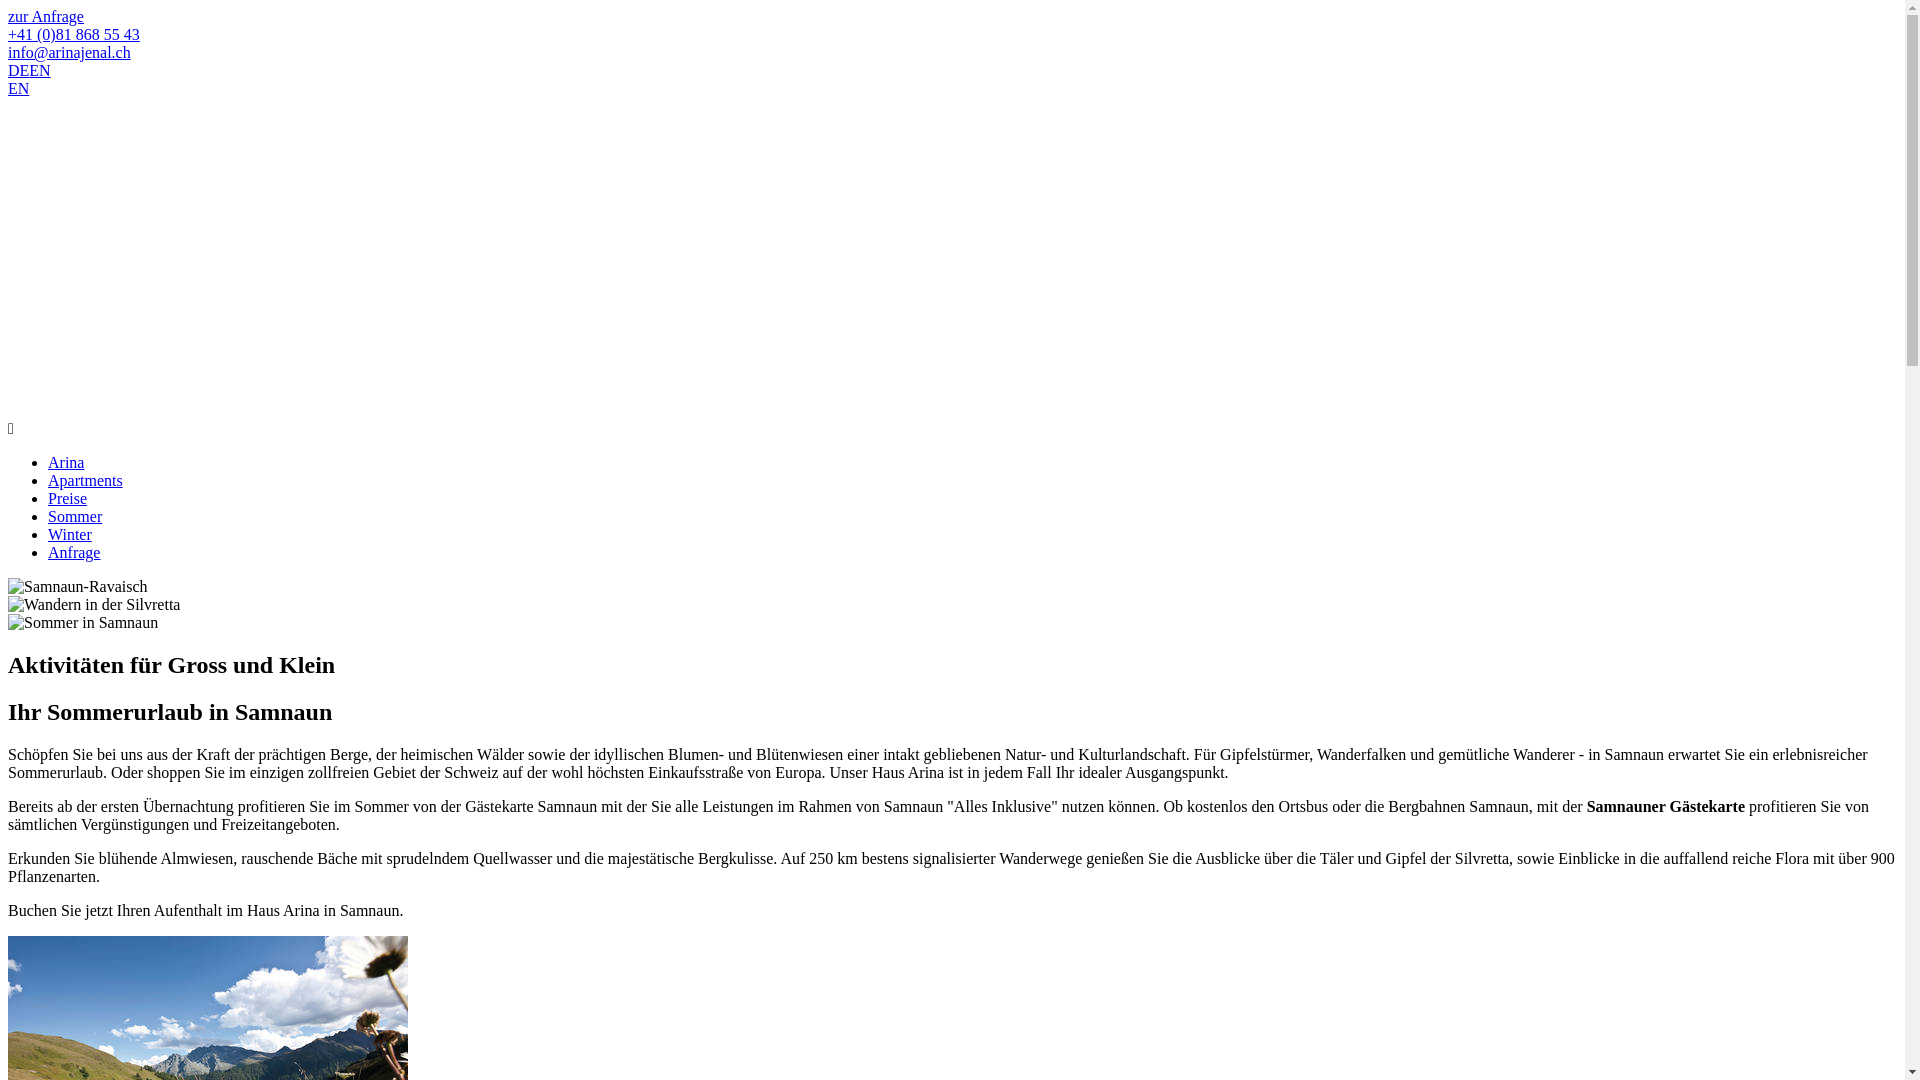 This screenshot has height=1080, width=1920. What do you see at coordinates (66, 462) in the screenshot?
I see `'Arina'` at bounding box center [66, 462].